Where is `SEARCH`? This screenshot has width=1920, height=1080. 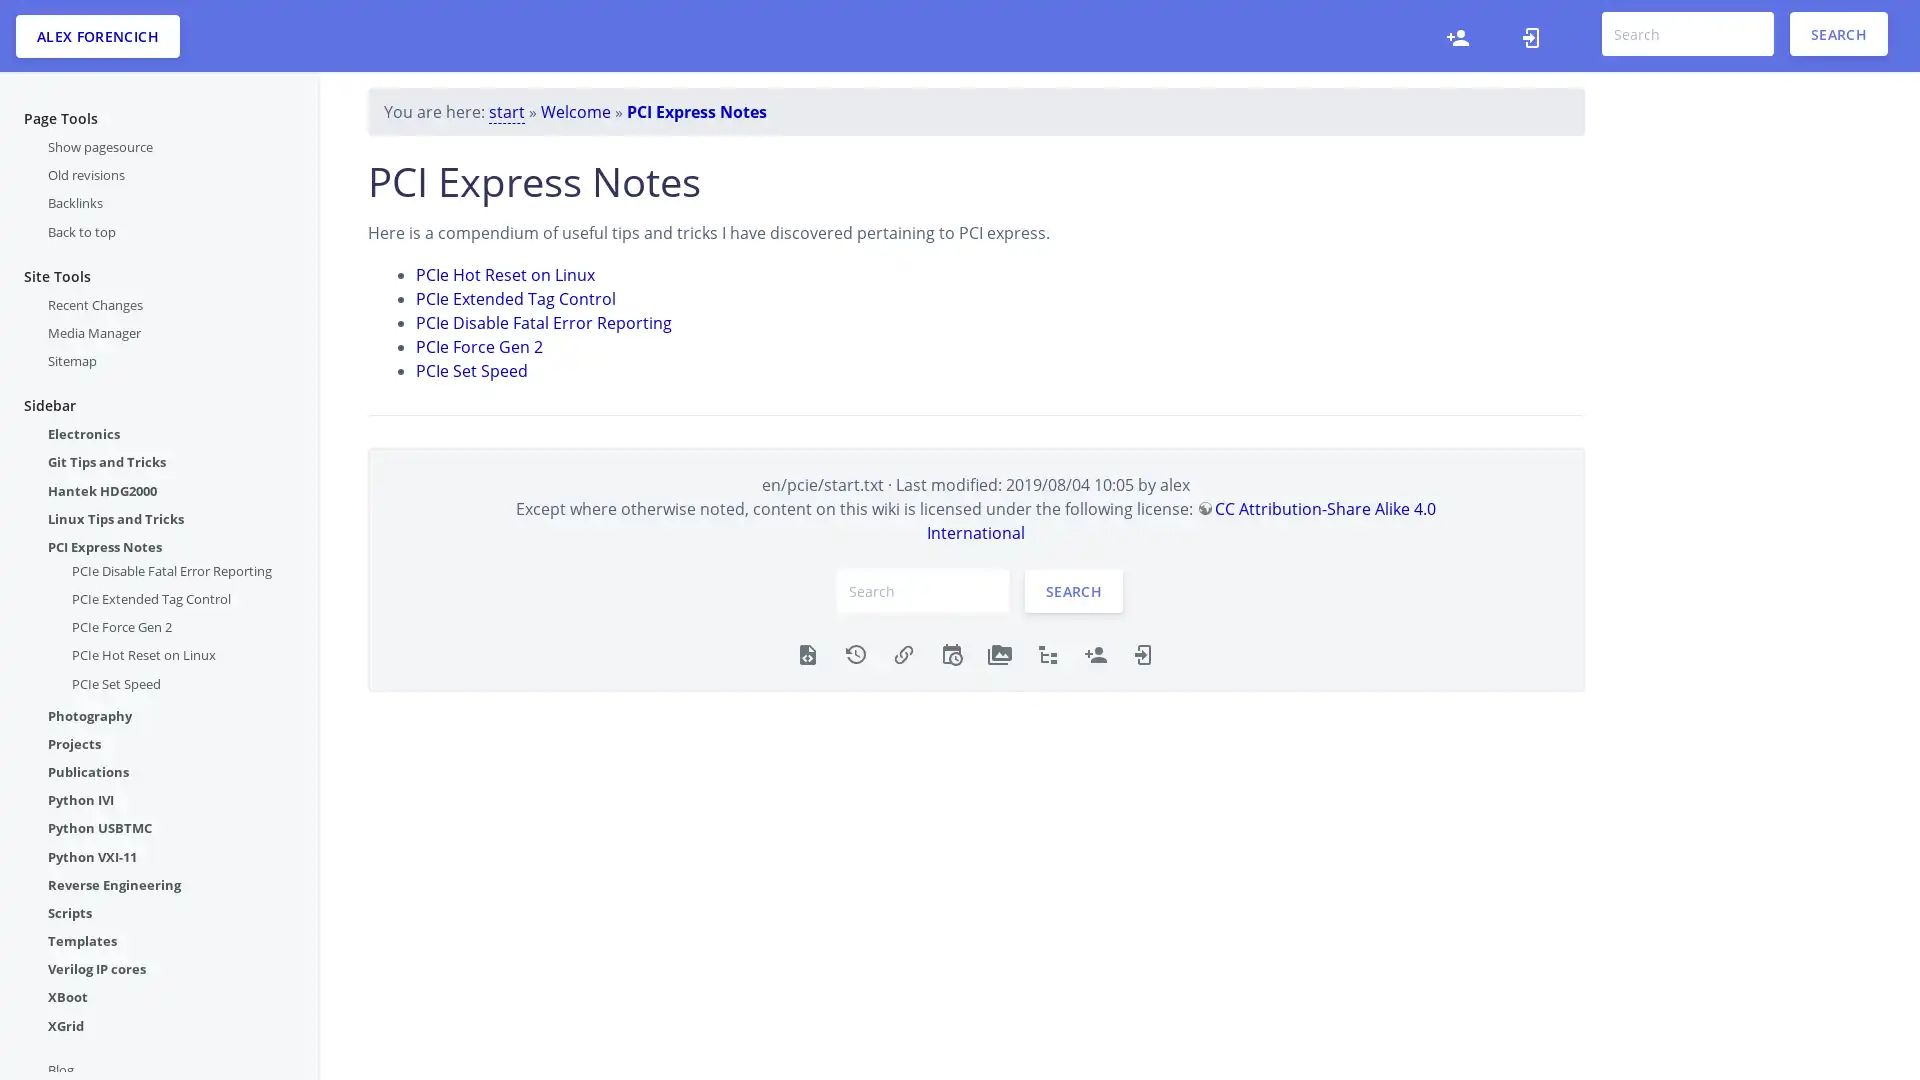 SEARCH is located at coordinates (1838, 34).